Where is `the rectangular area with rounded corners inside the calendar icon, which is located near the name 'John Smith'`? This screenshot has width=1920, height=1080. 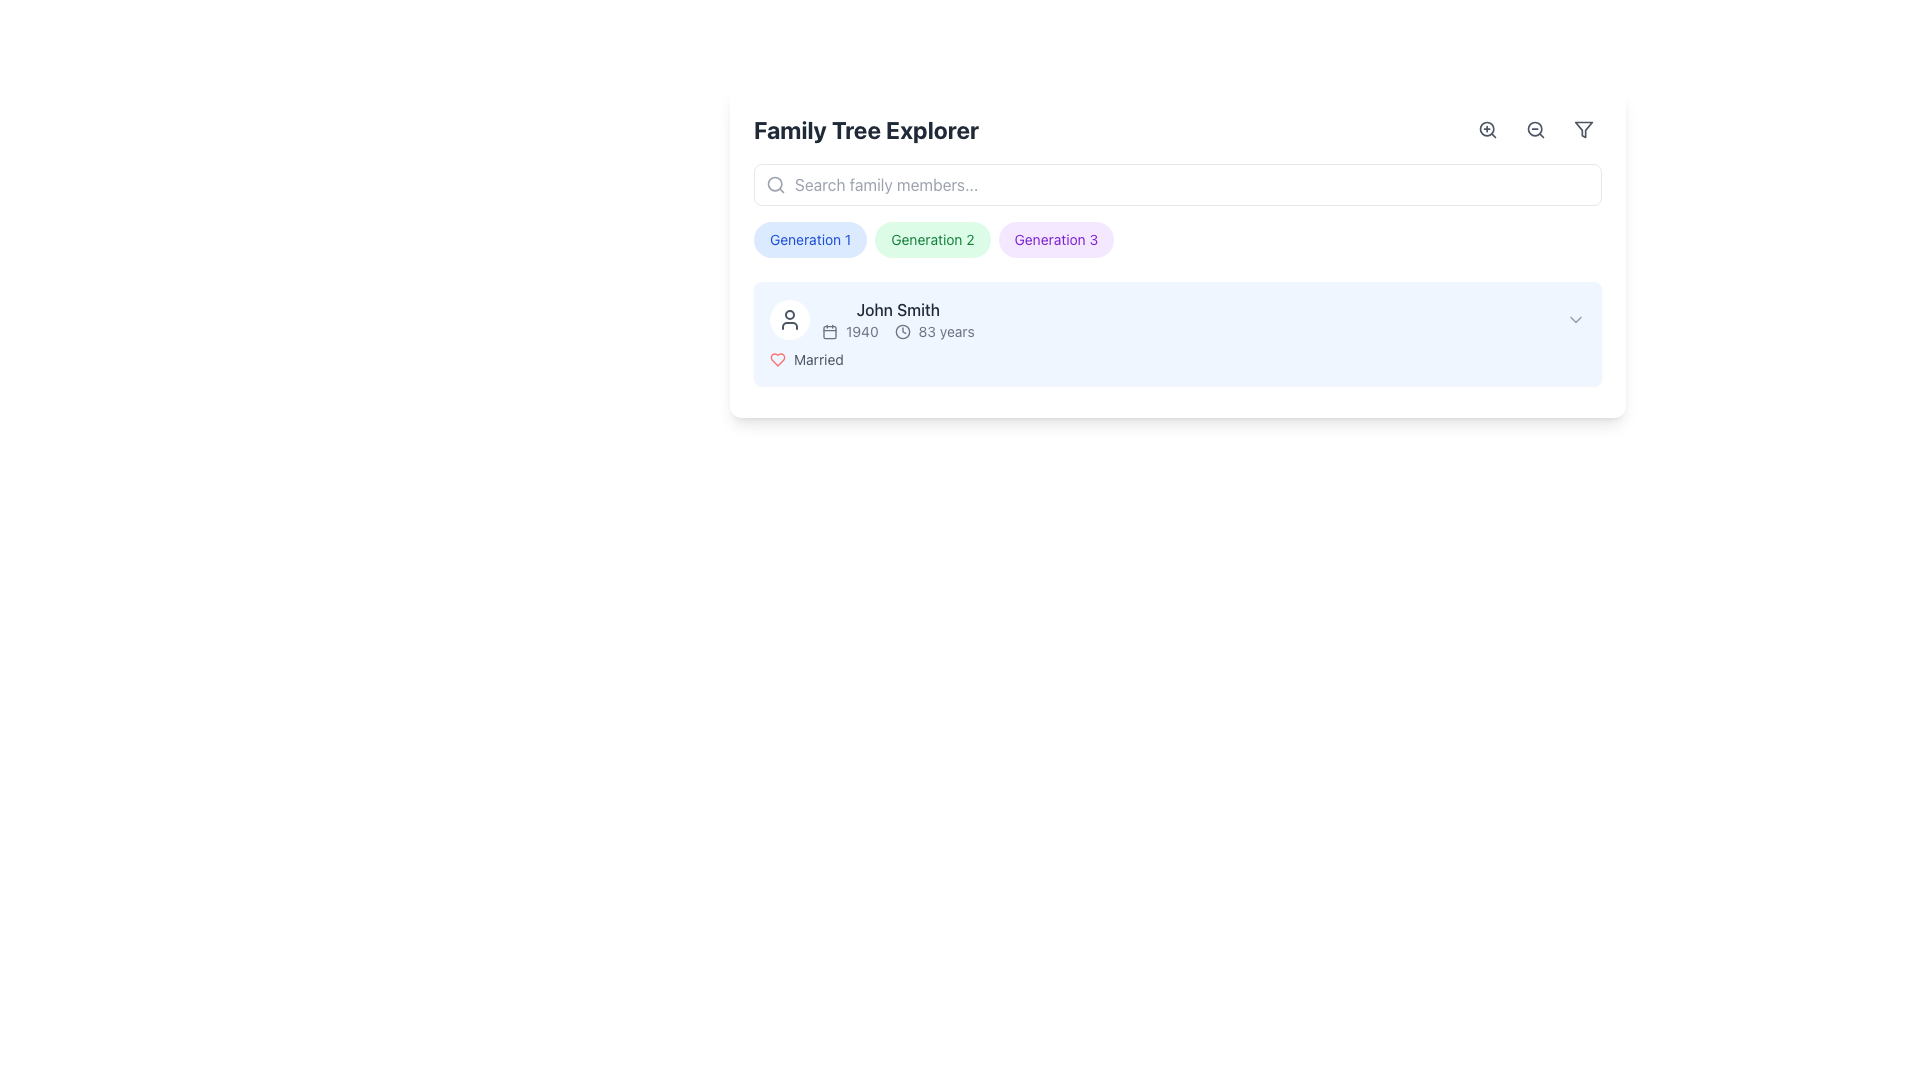
the rectangular area with rounded corners inside the calendar icon, which is located near the name 'John Smith' is located at coordinates (830, 330).